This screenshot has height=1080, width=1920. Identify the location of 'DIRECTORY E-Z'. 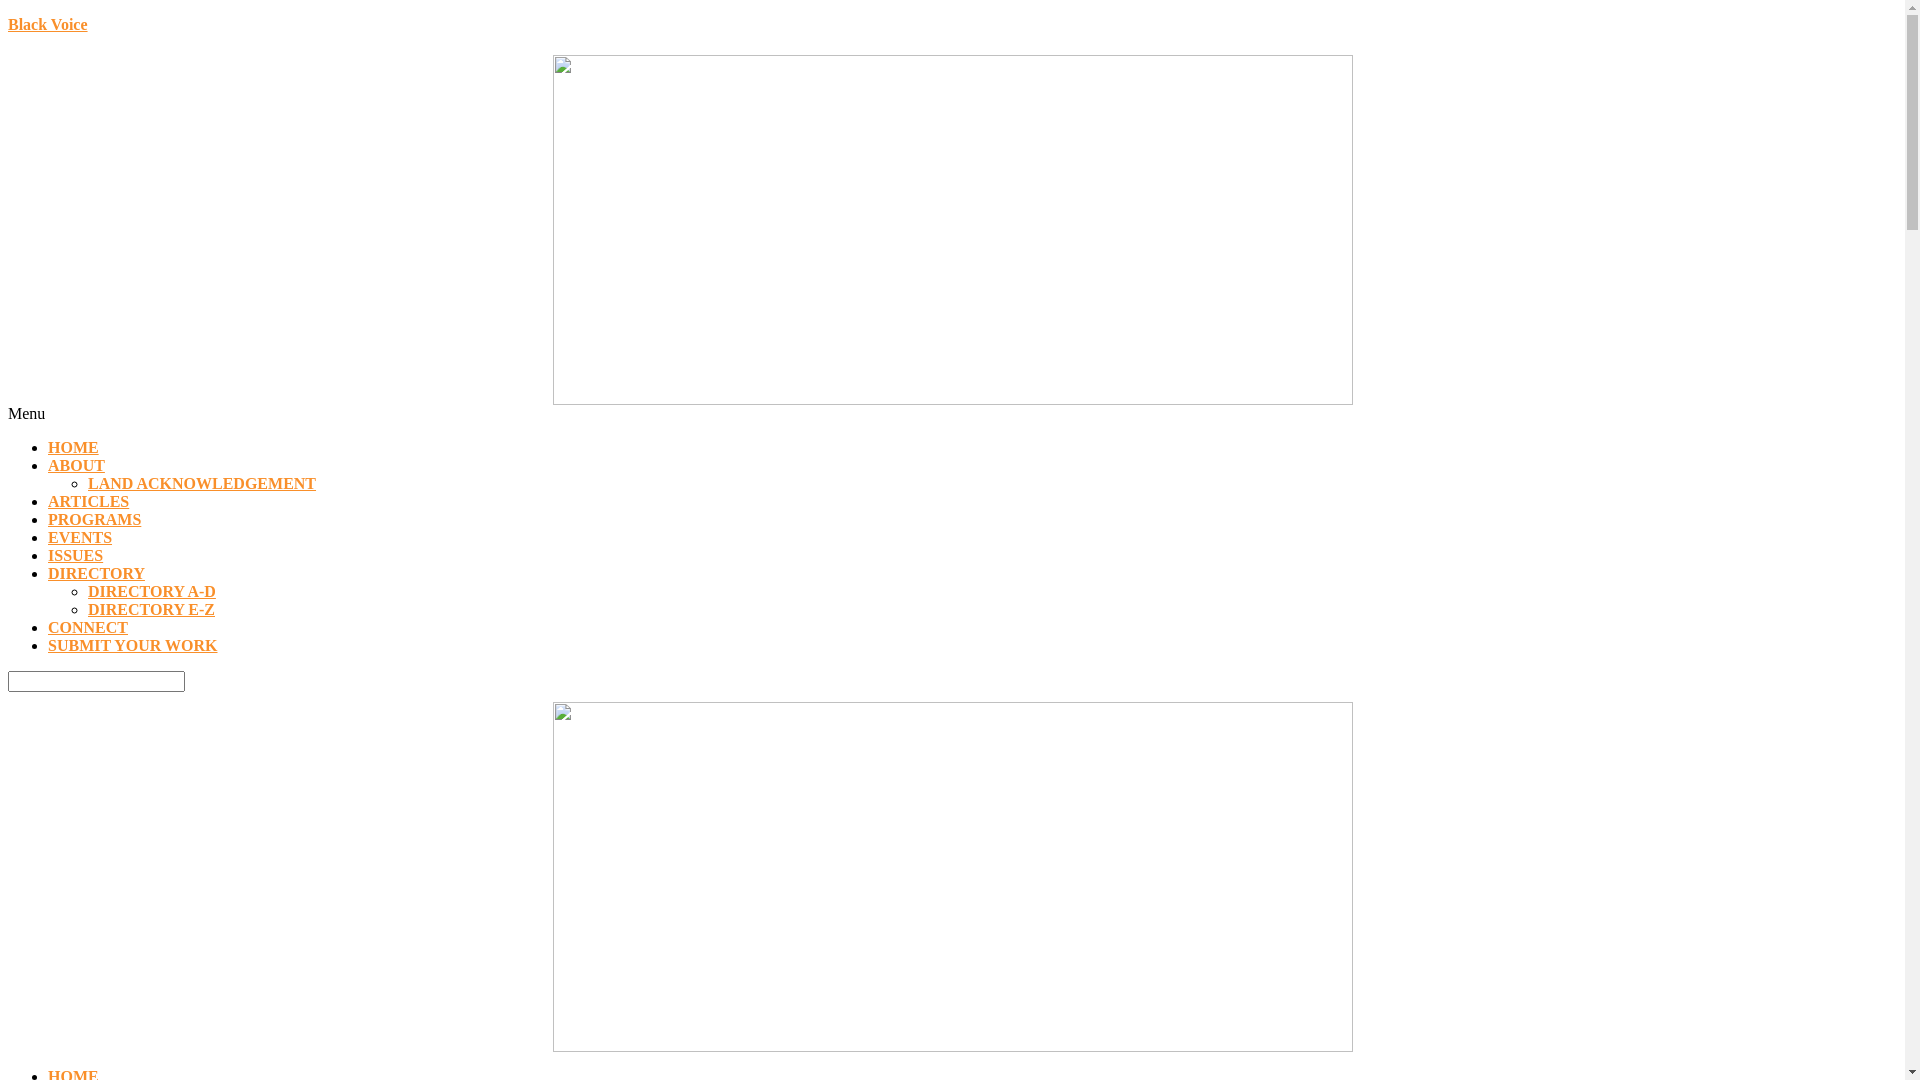
(150, 608).